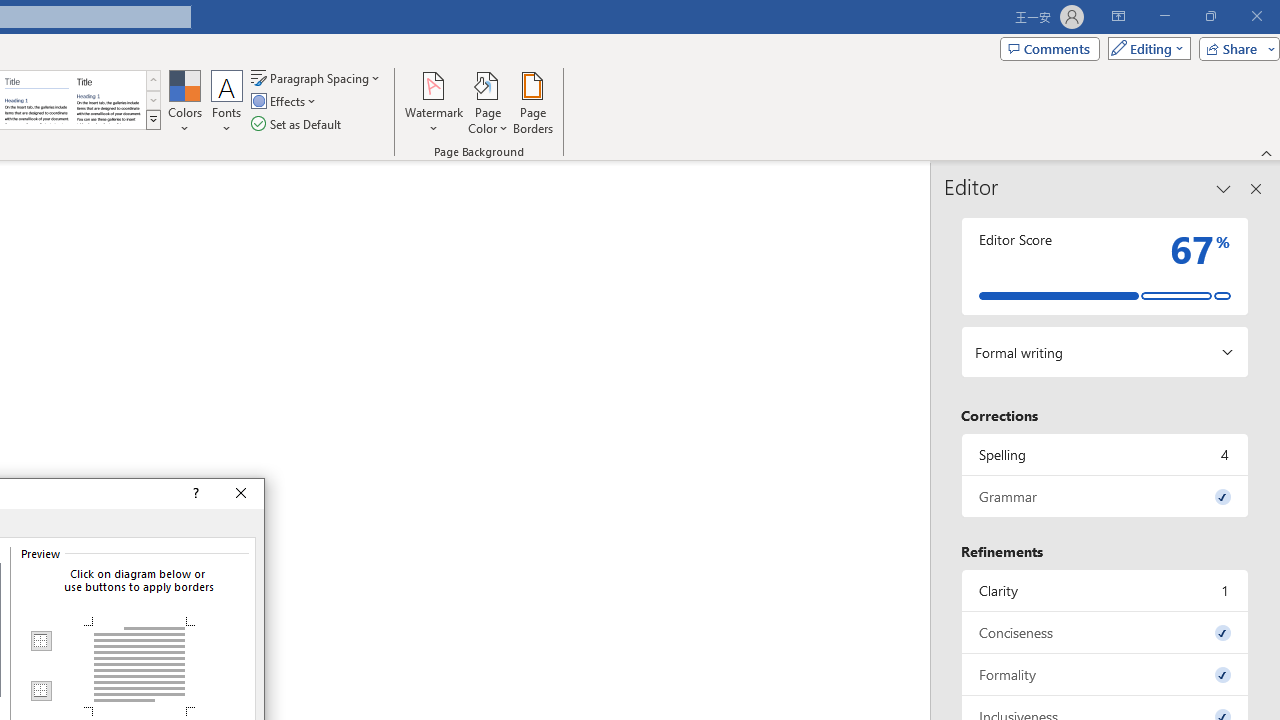 The image size is (1280, 720). What do you see at coordinates (40, 641) in the screenshot?
I see `'MSO Generic Control Container'` at bounding box center [40, 641].